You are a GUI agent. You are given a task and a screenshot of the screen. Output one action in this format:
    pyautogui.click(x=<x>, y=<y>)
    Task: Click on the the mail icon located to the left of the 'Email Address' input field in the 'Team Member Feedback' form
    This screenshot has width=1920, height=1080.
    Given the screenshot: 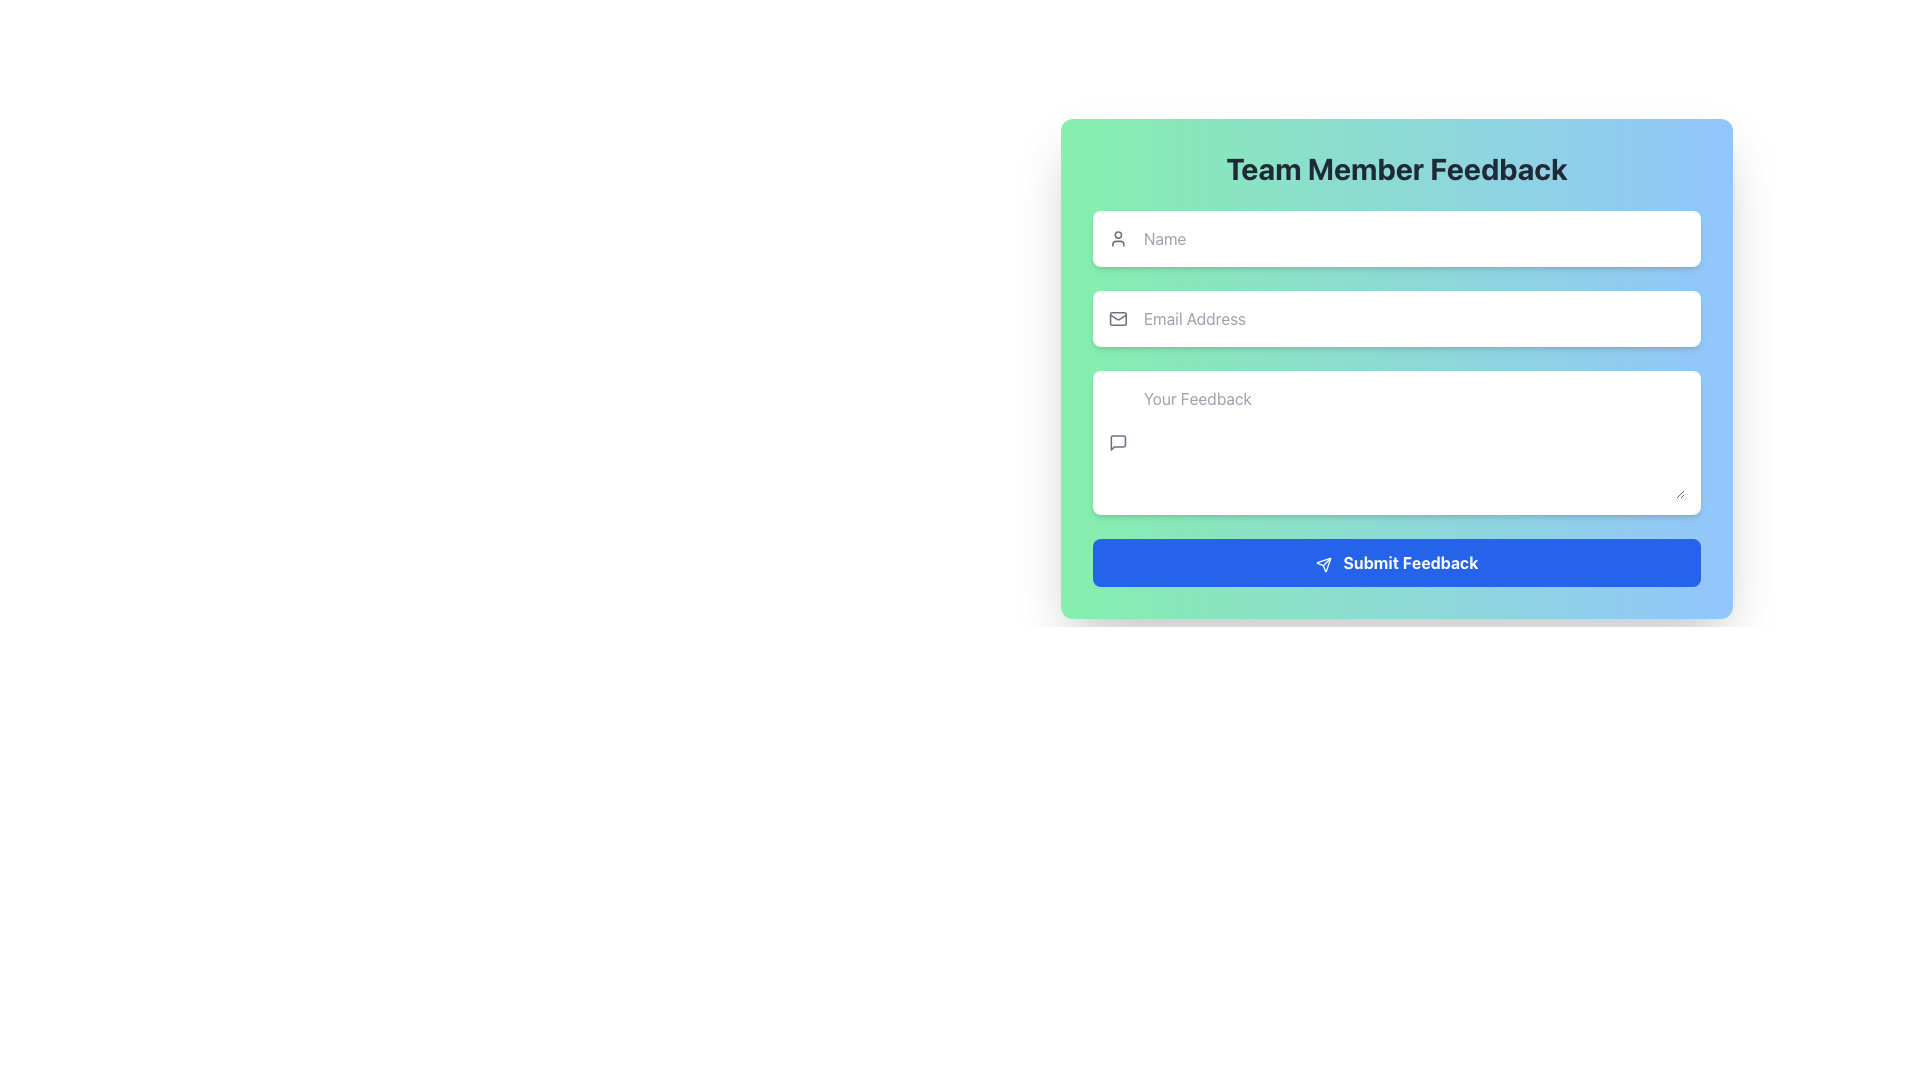 What is the action you would take?
    pyautogui.click(x=1117, y=318)
    